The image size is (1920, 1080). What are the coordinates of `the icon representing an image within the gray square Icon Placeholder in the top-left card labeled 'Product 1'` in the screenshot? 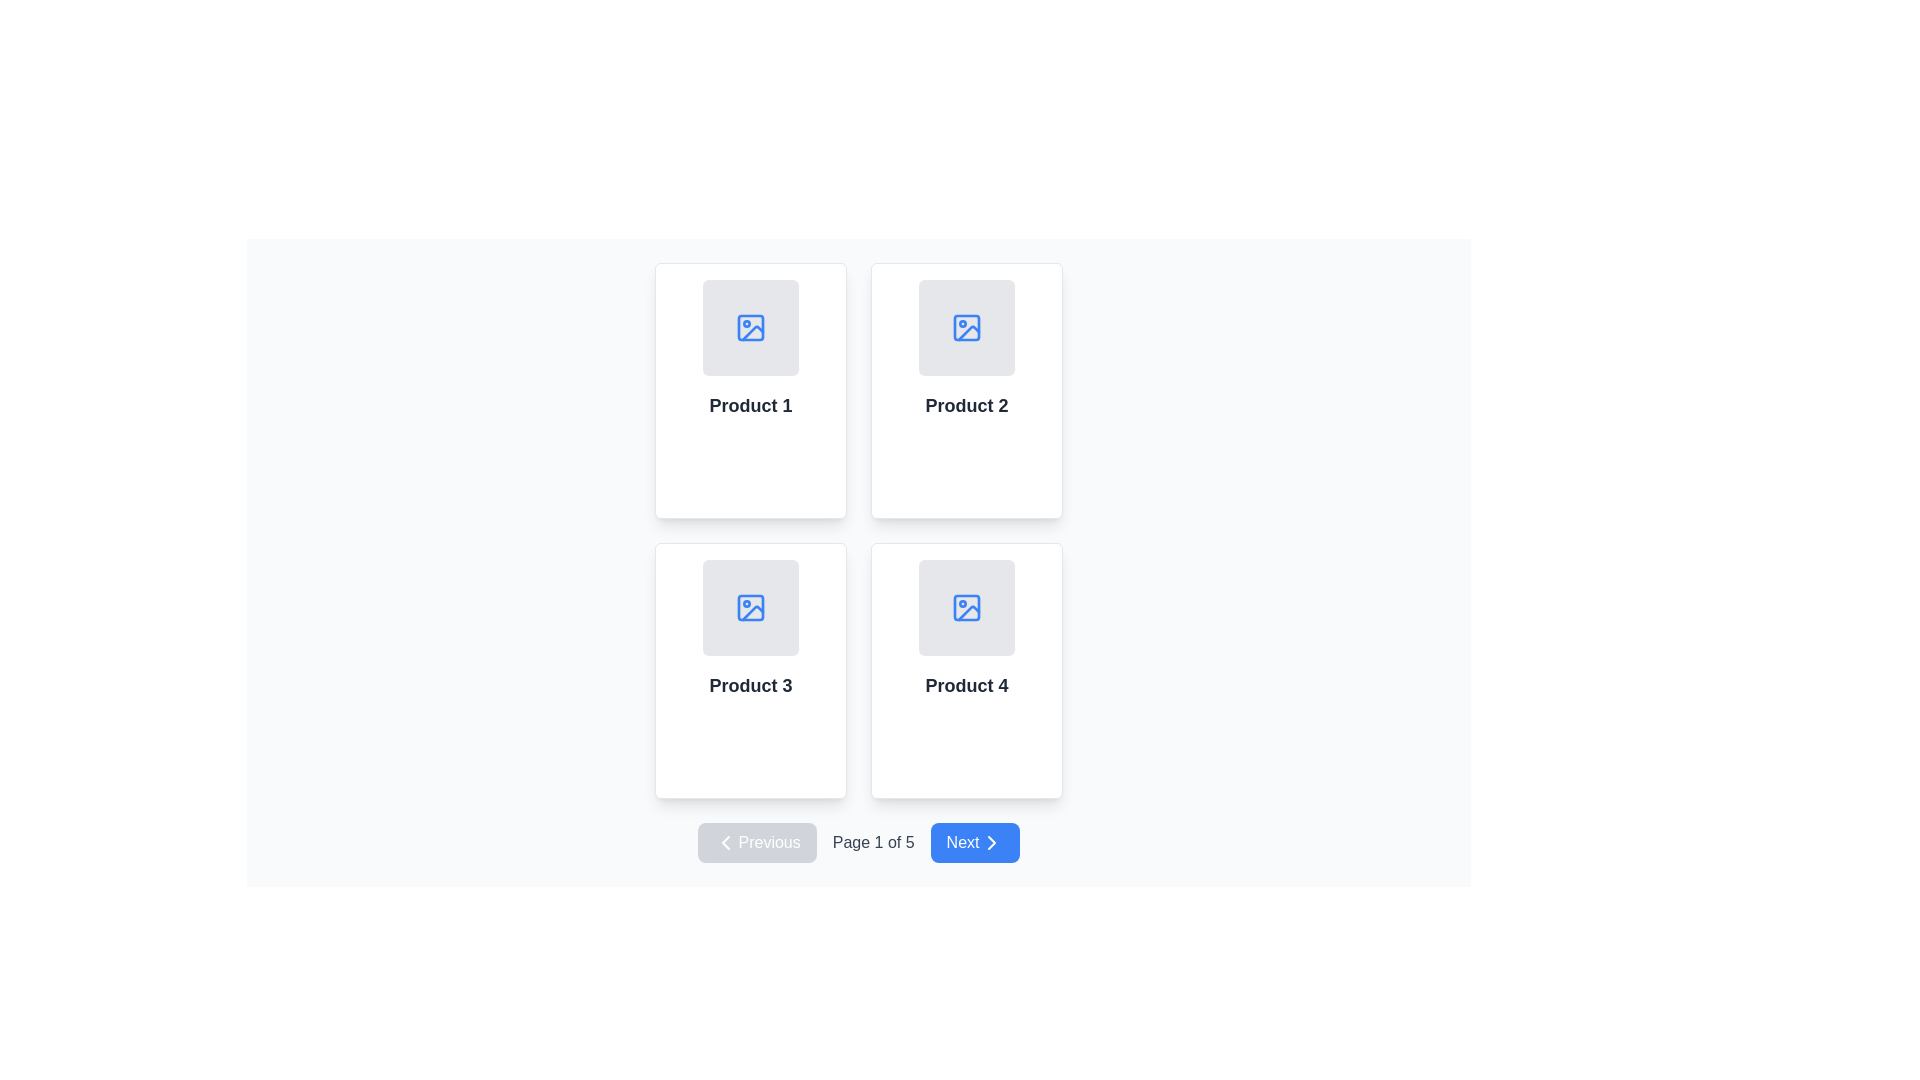 It's located at (749, 326).